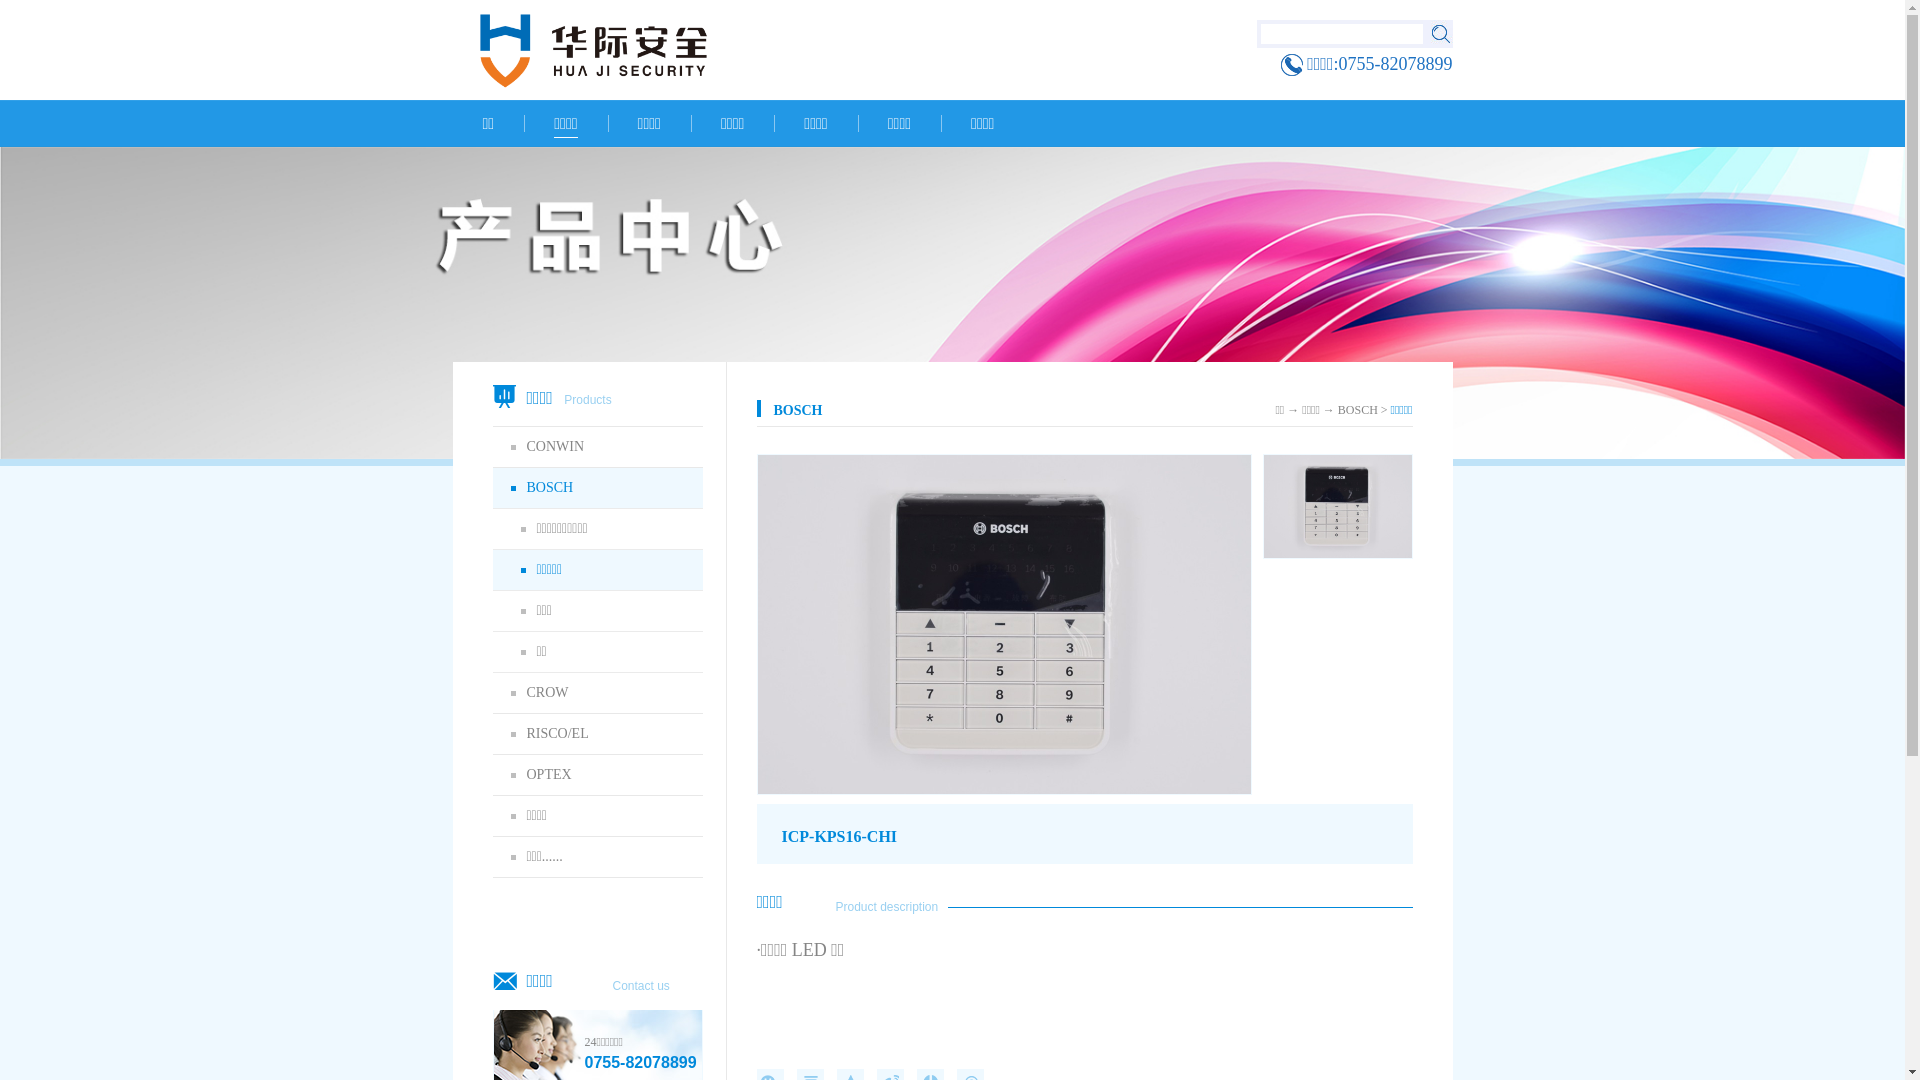 This screenshot has width=1920, height=1080. Describe the element at coordinates (491, 446) in the screenshot. I see `'CONWIN'` at that location.